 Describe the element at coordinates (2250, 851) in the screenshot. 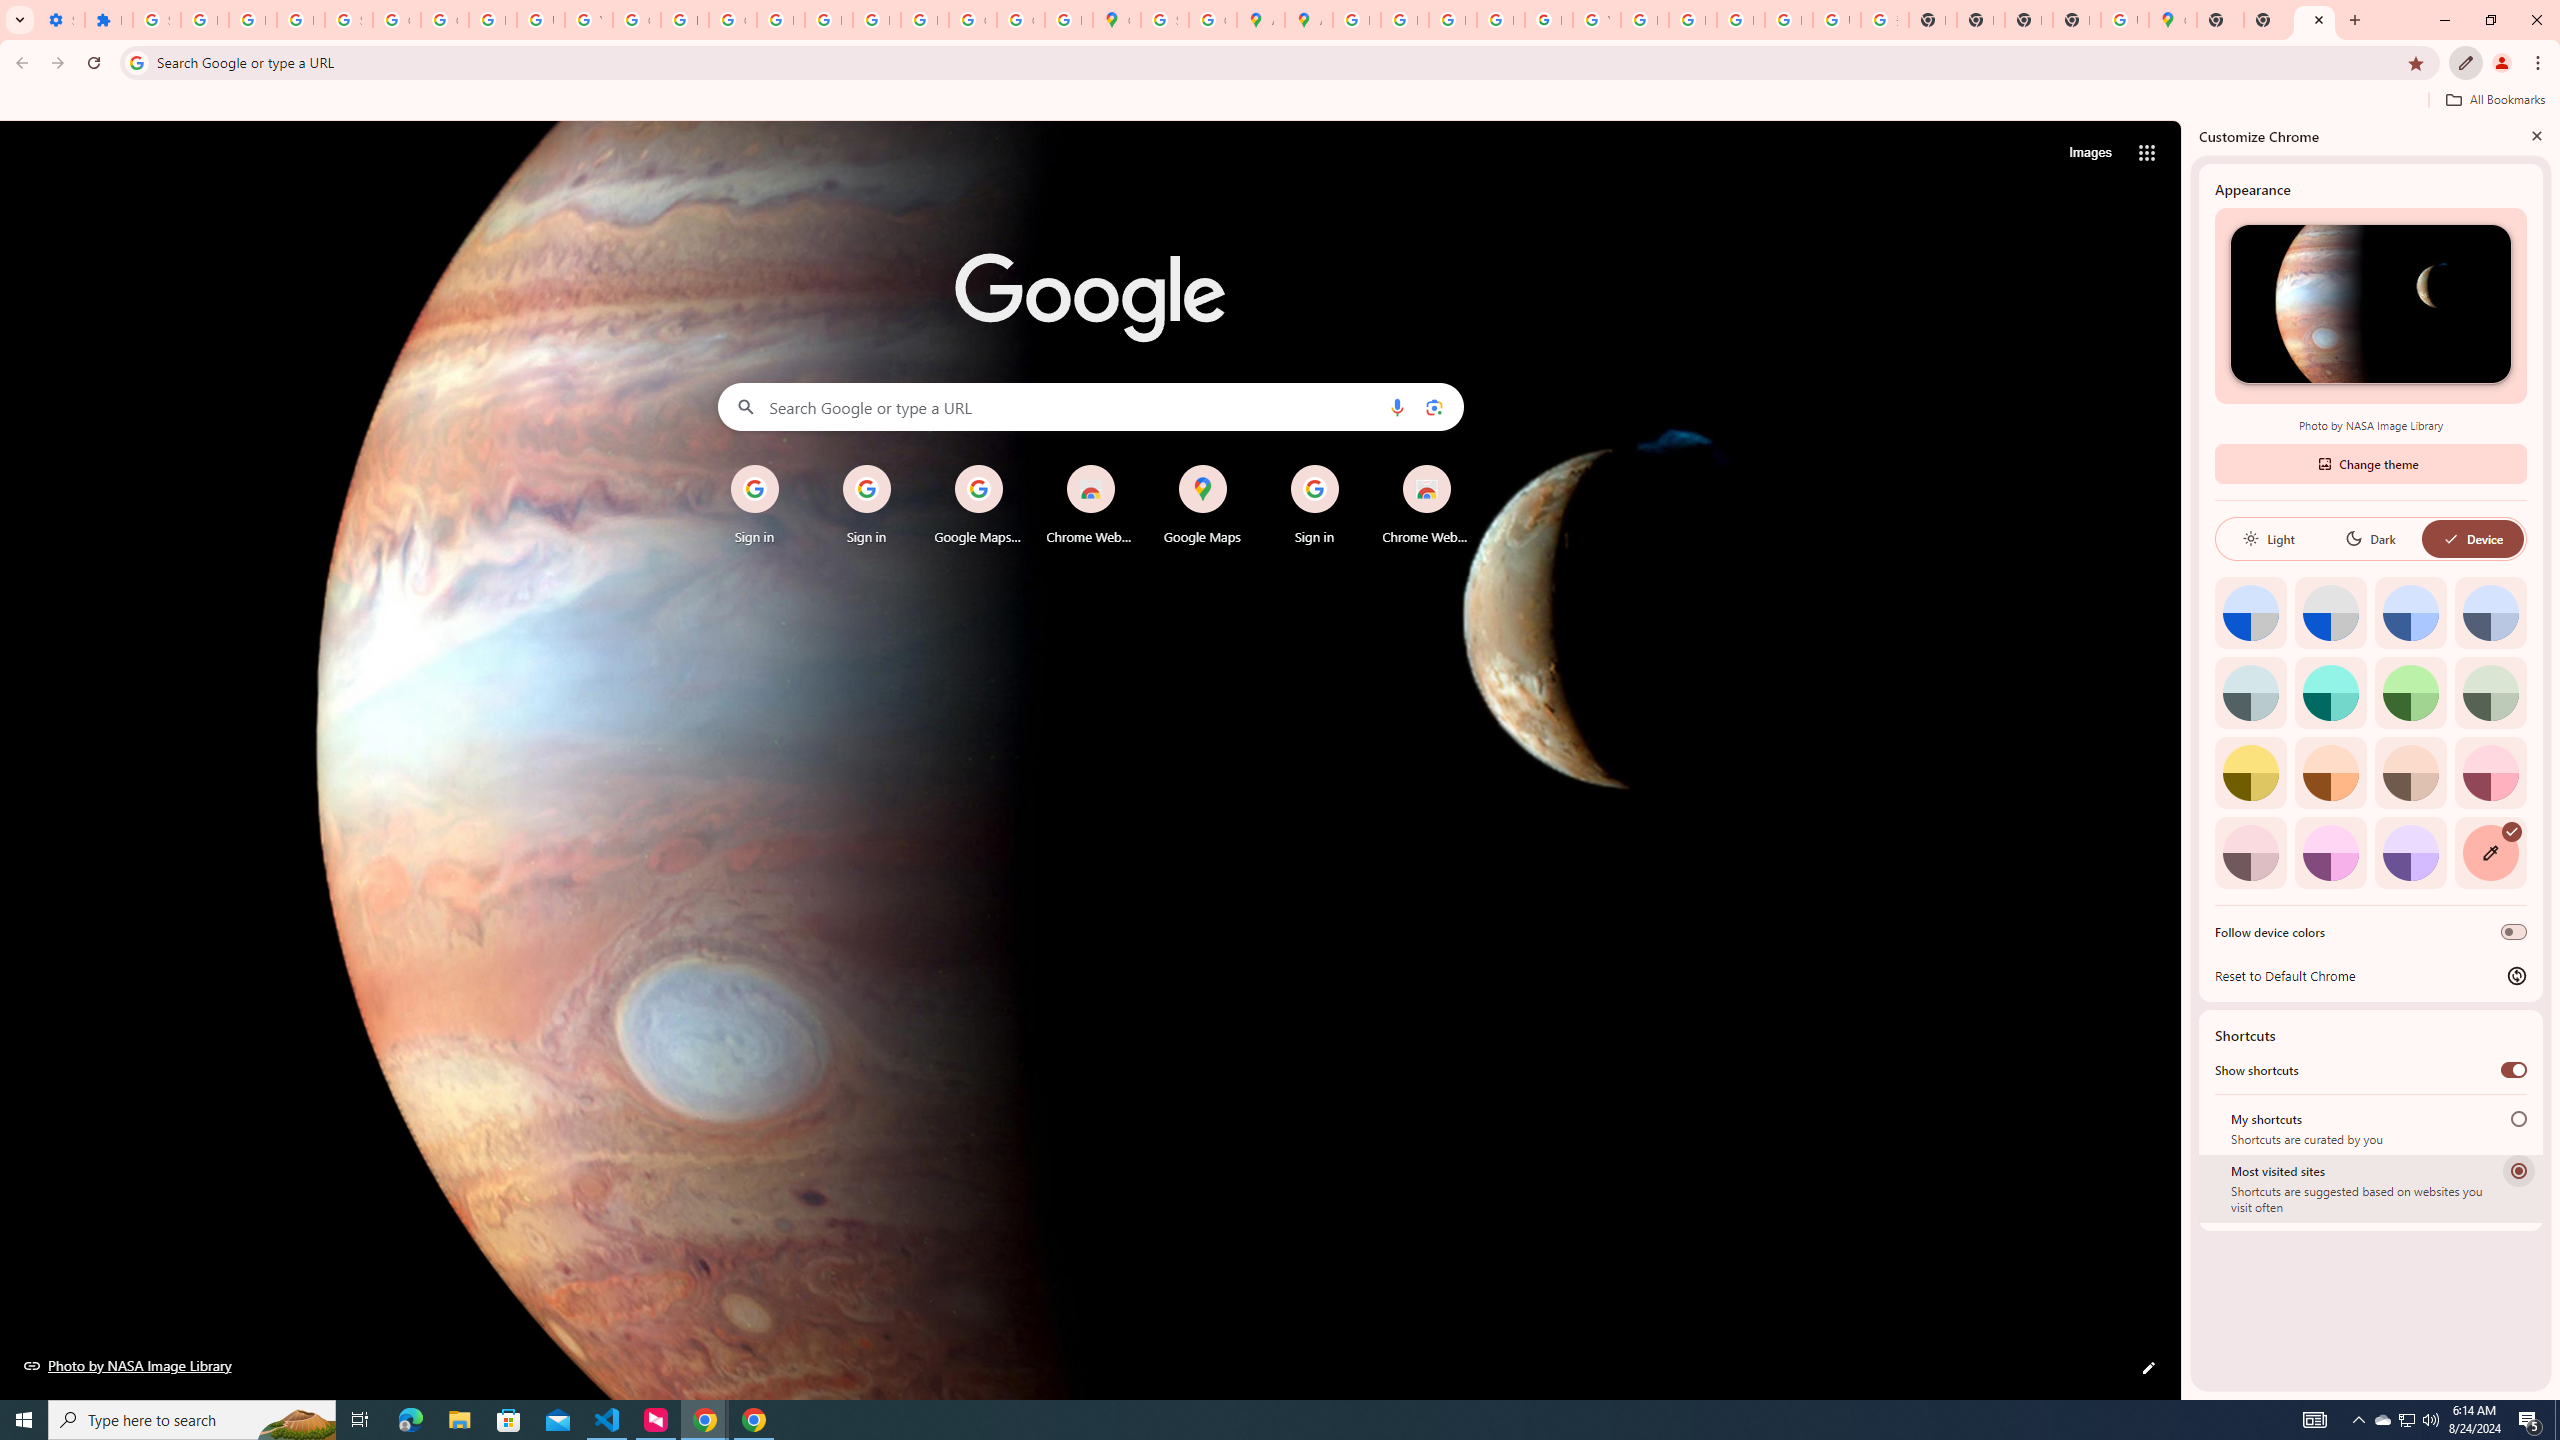

I see `'Pink'` at that location.